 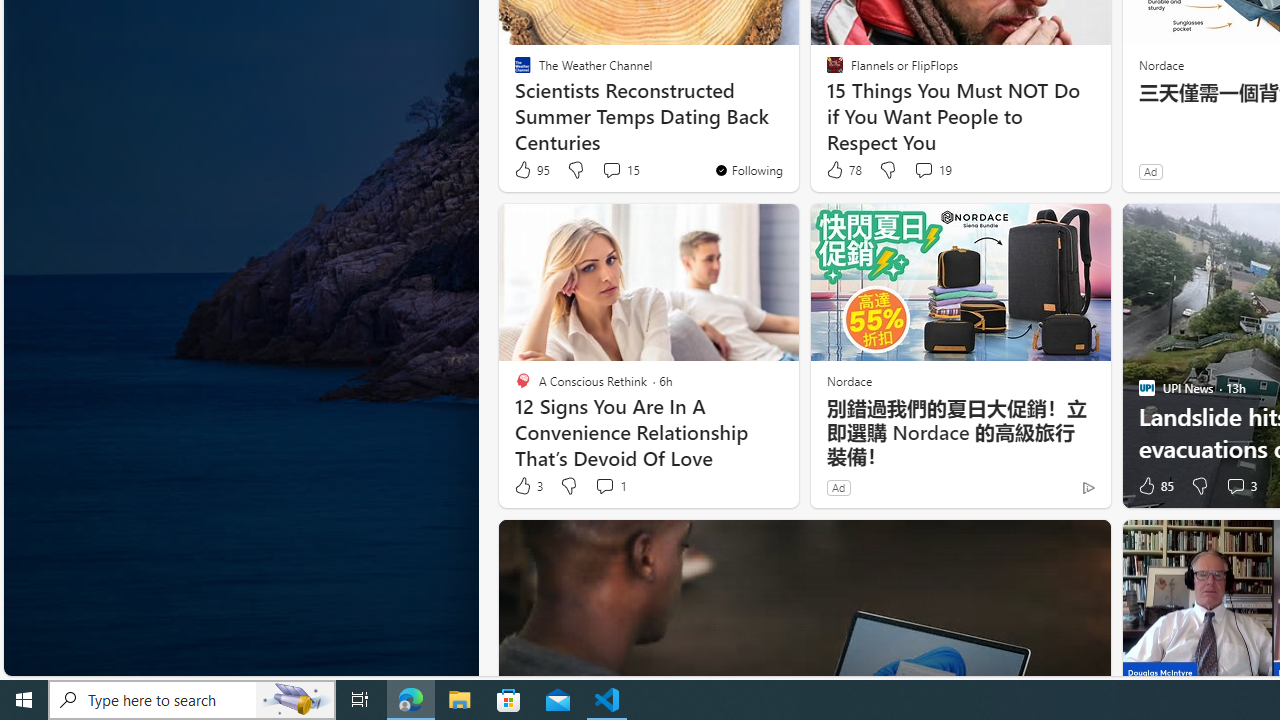 I want to click on 'View comments 15 Comment', so click(x=610, y=168).